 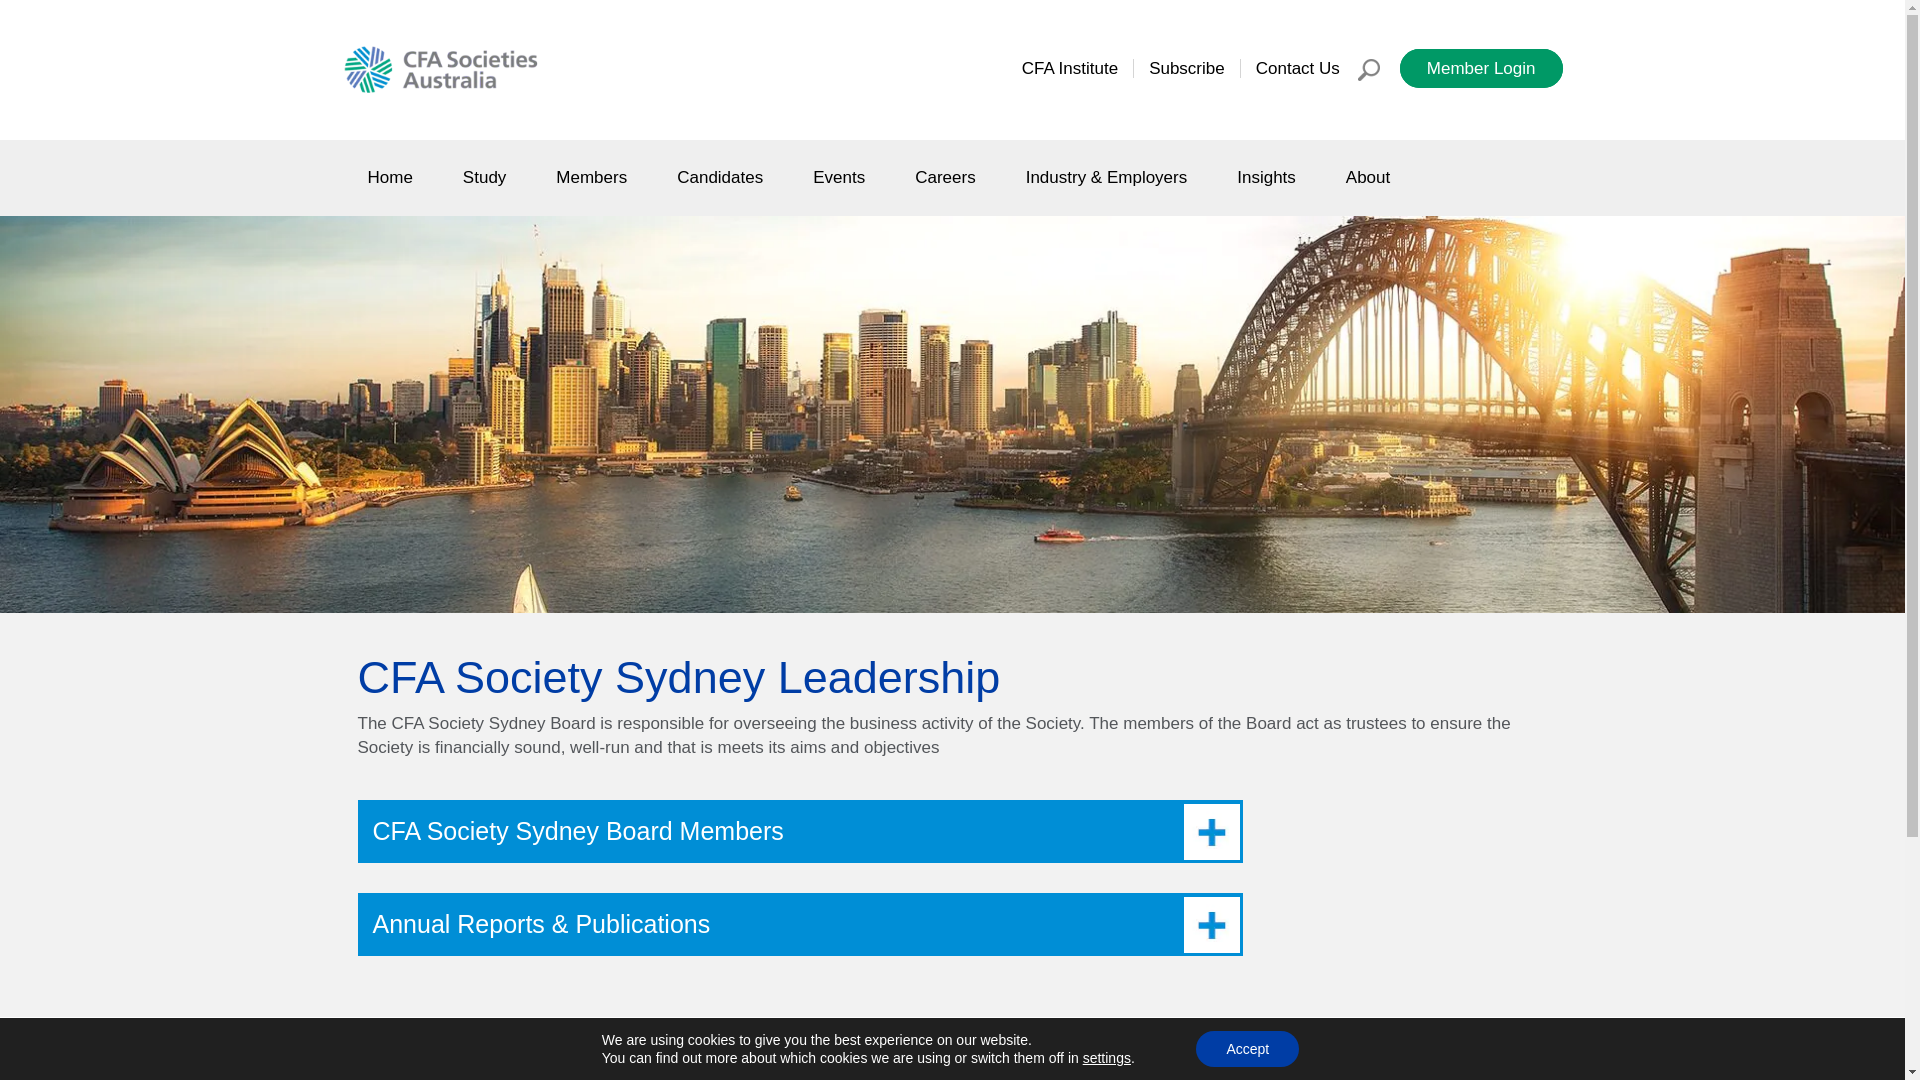 What do you see at coordinates (1106, 176) in the screenshot?
I see `'Industry & Employers'` at bounding box center [1106, 176].